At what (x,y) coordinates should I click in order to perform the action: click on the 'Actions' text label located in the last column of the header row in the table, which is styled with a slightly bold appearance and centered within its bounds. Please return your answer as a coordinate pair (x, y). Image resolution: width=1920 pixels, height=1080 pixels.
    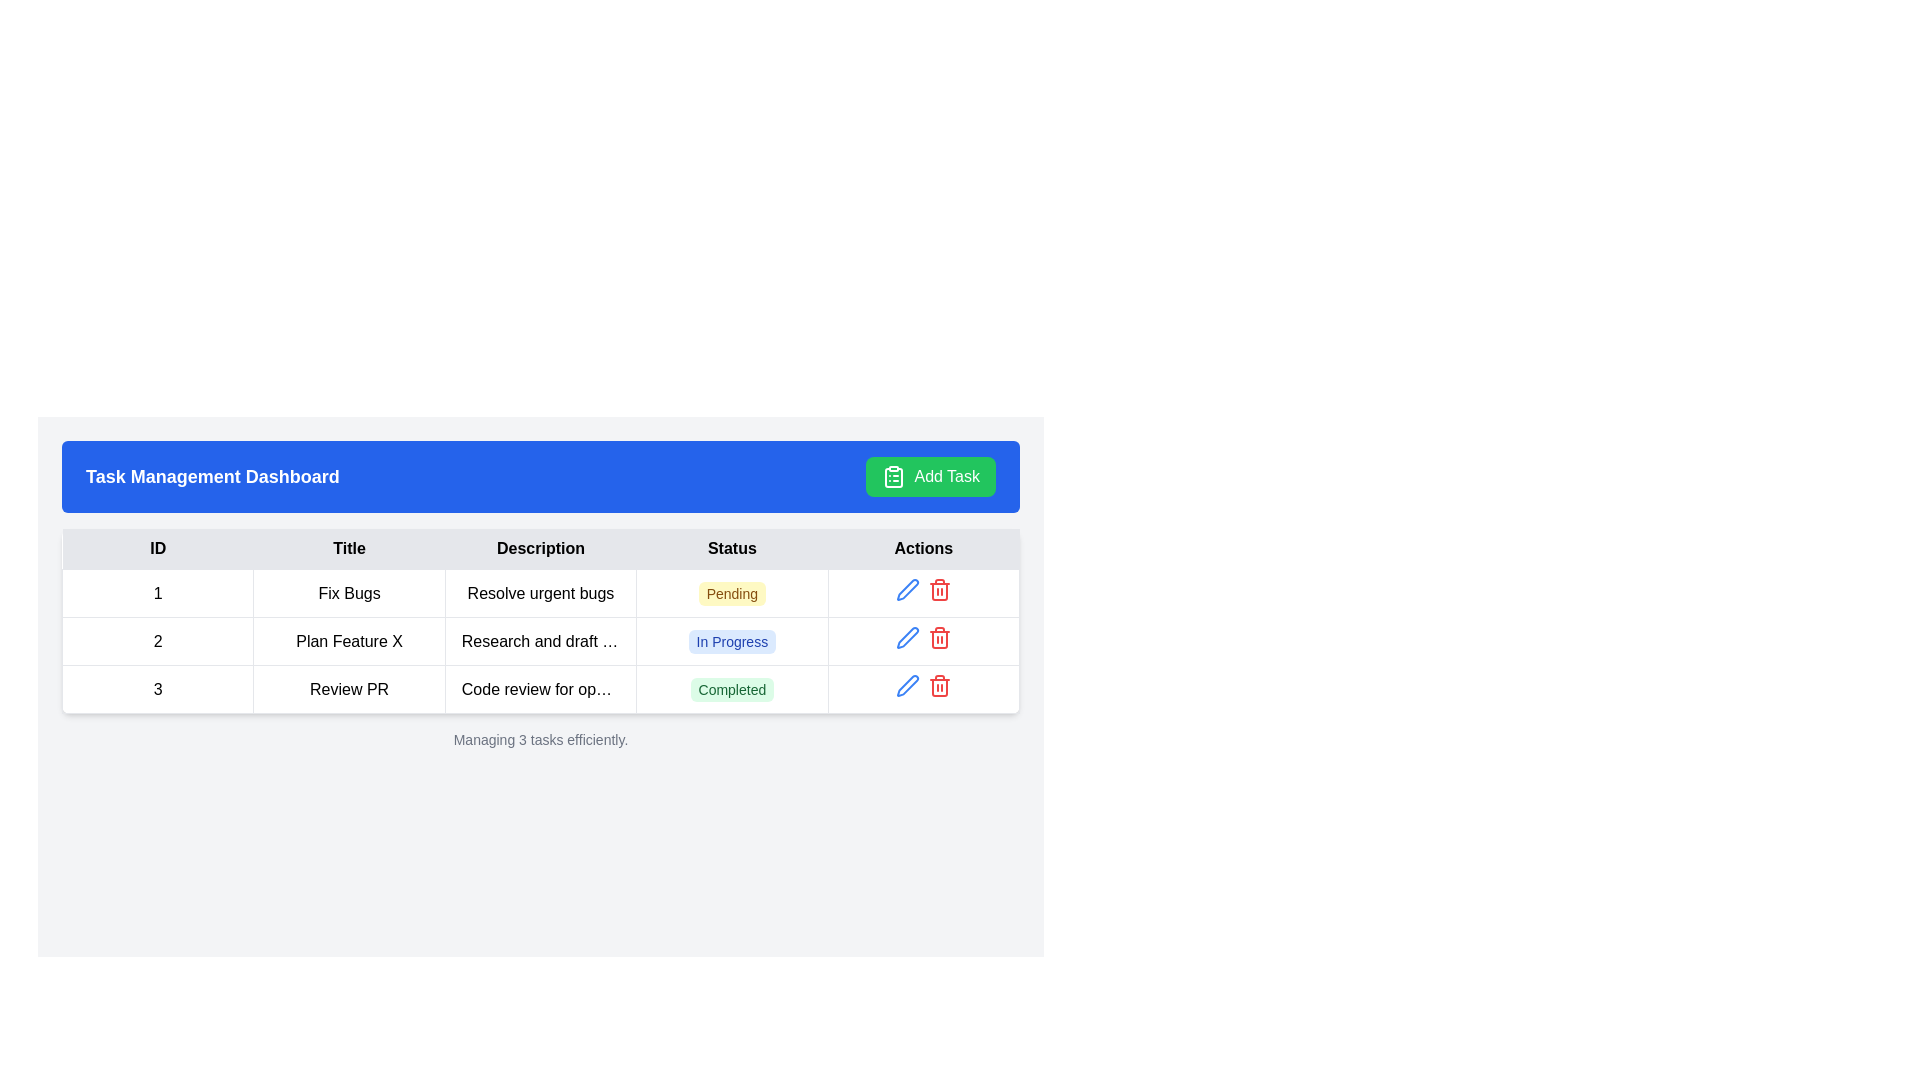
    Looking at the image, I should click on (922, 549).